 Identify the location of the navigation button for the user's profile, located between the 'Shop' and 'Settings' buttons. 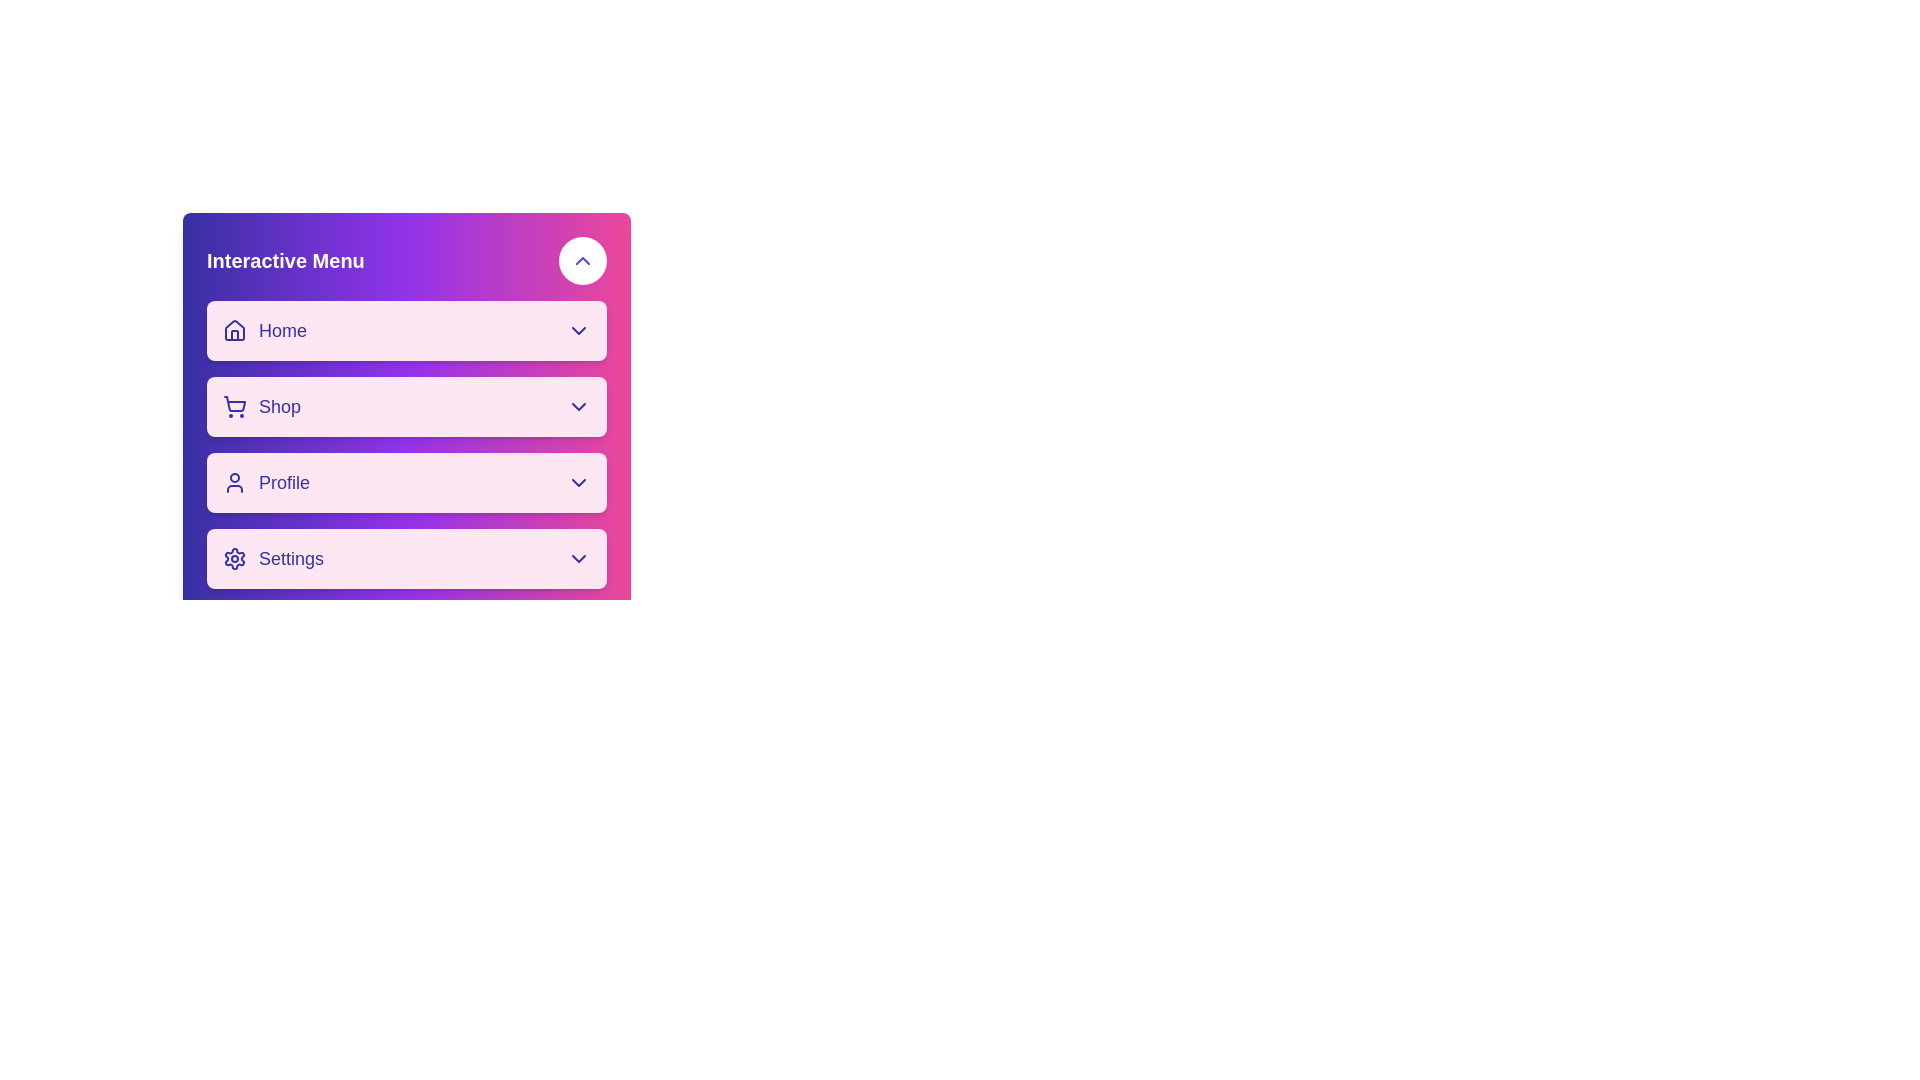
(406, 482).